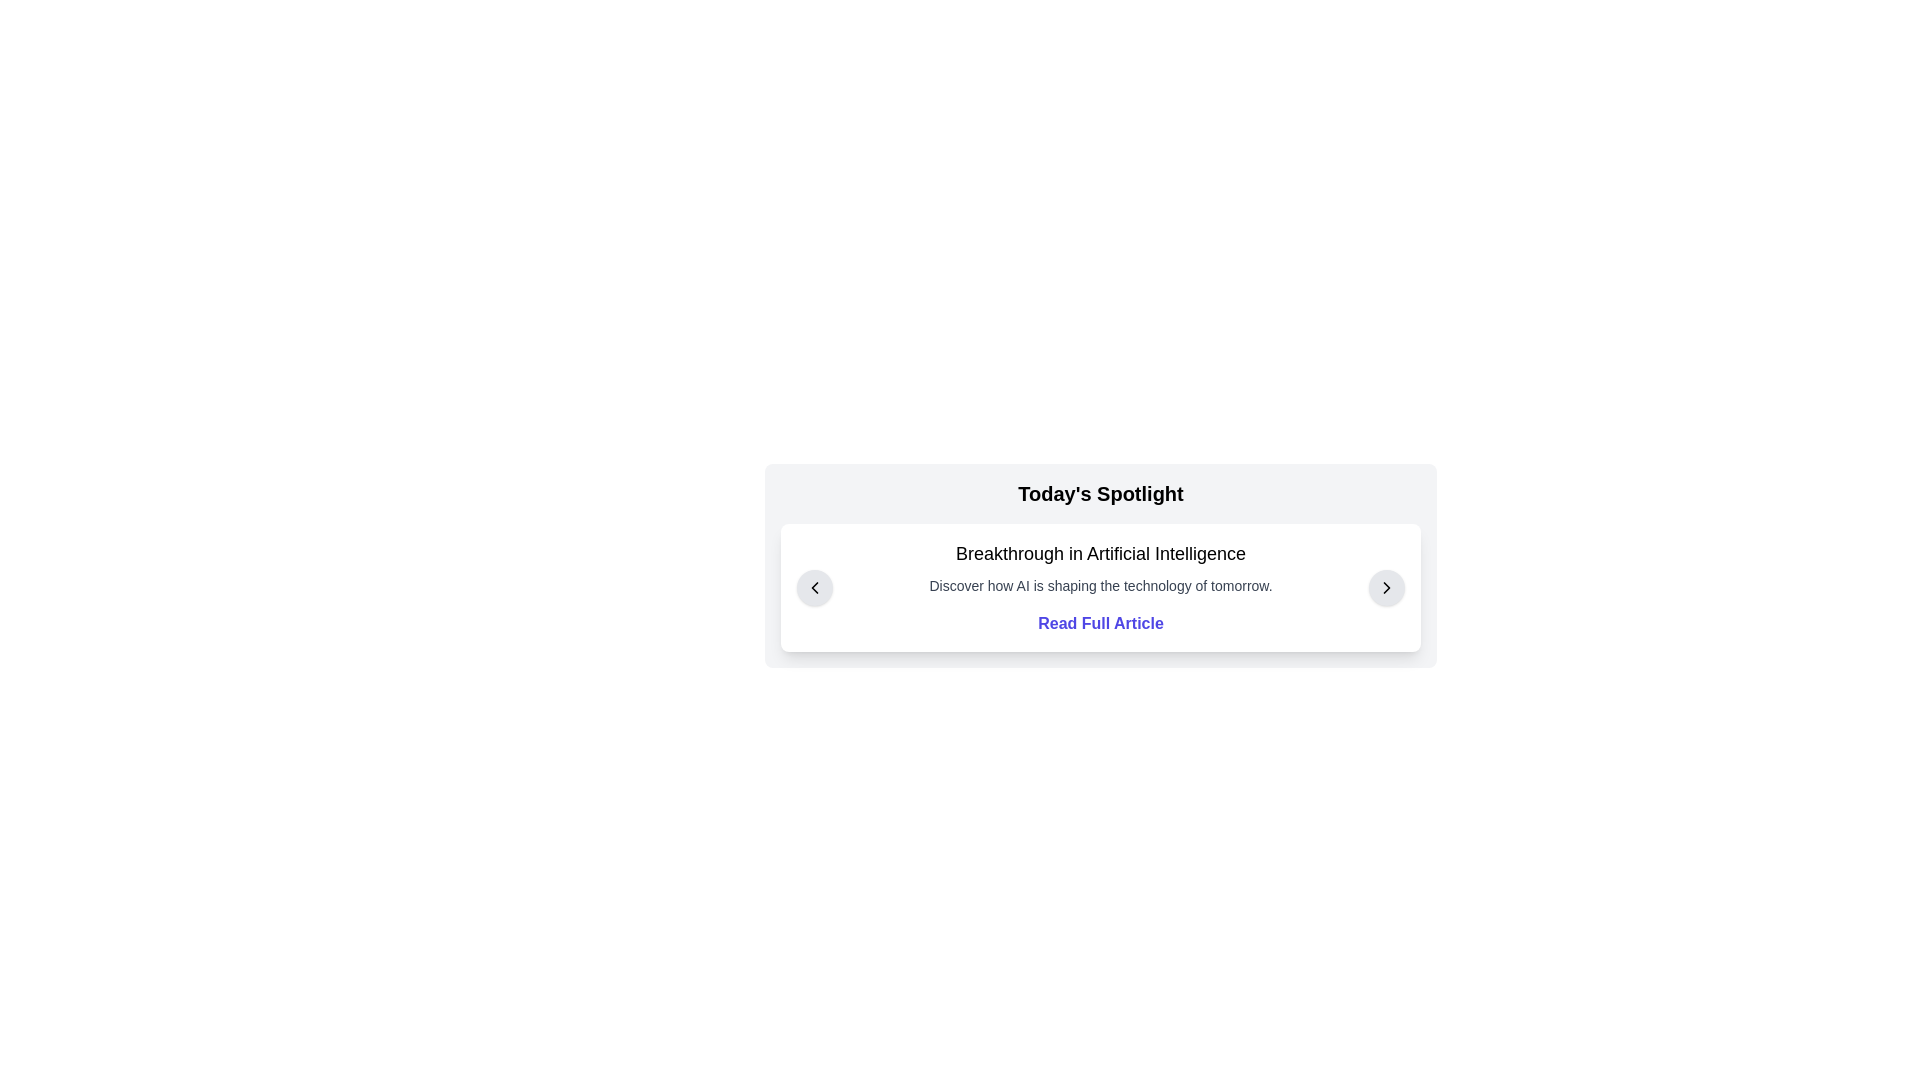  I want to click on the hyperlink labeled 'Read Full Article', so click(1099, 623).